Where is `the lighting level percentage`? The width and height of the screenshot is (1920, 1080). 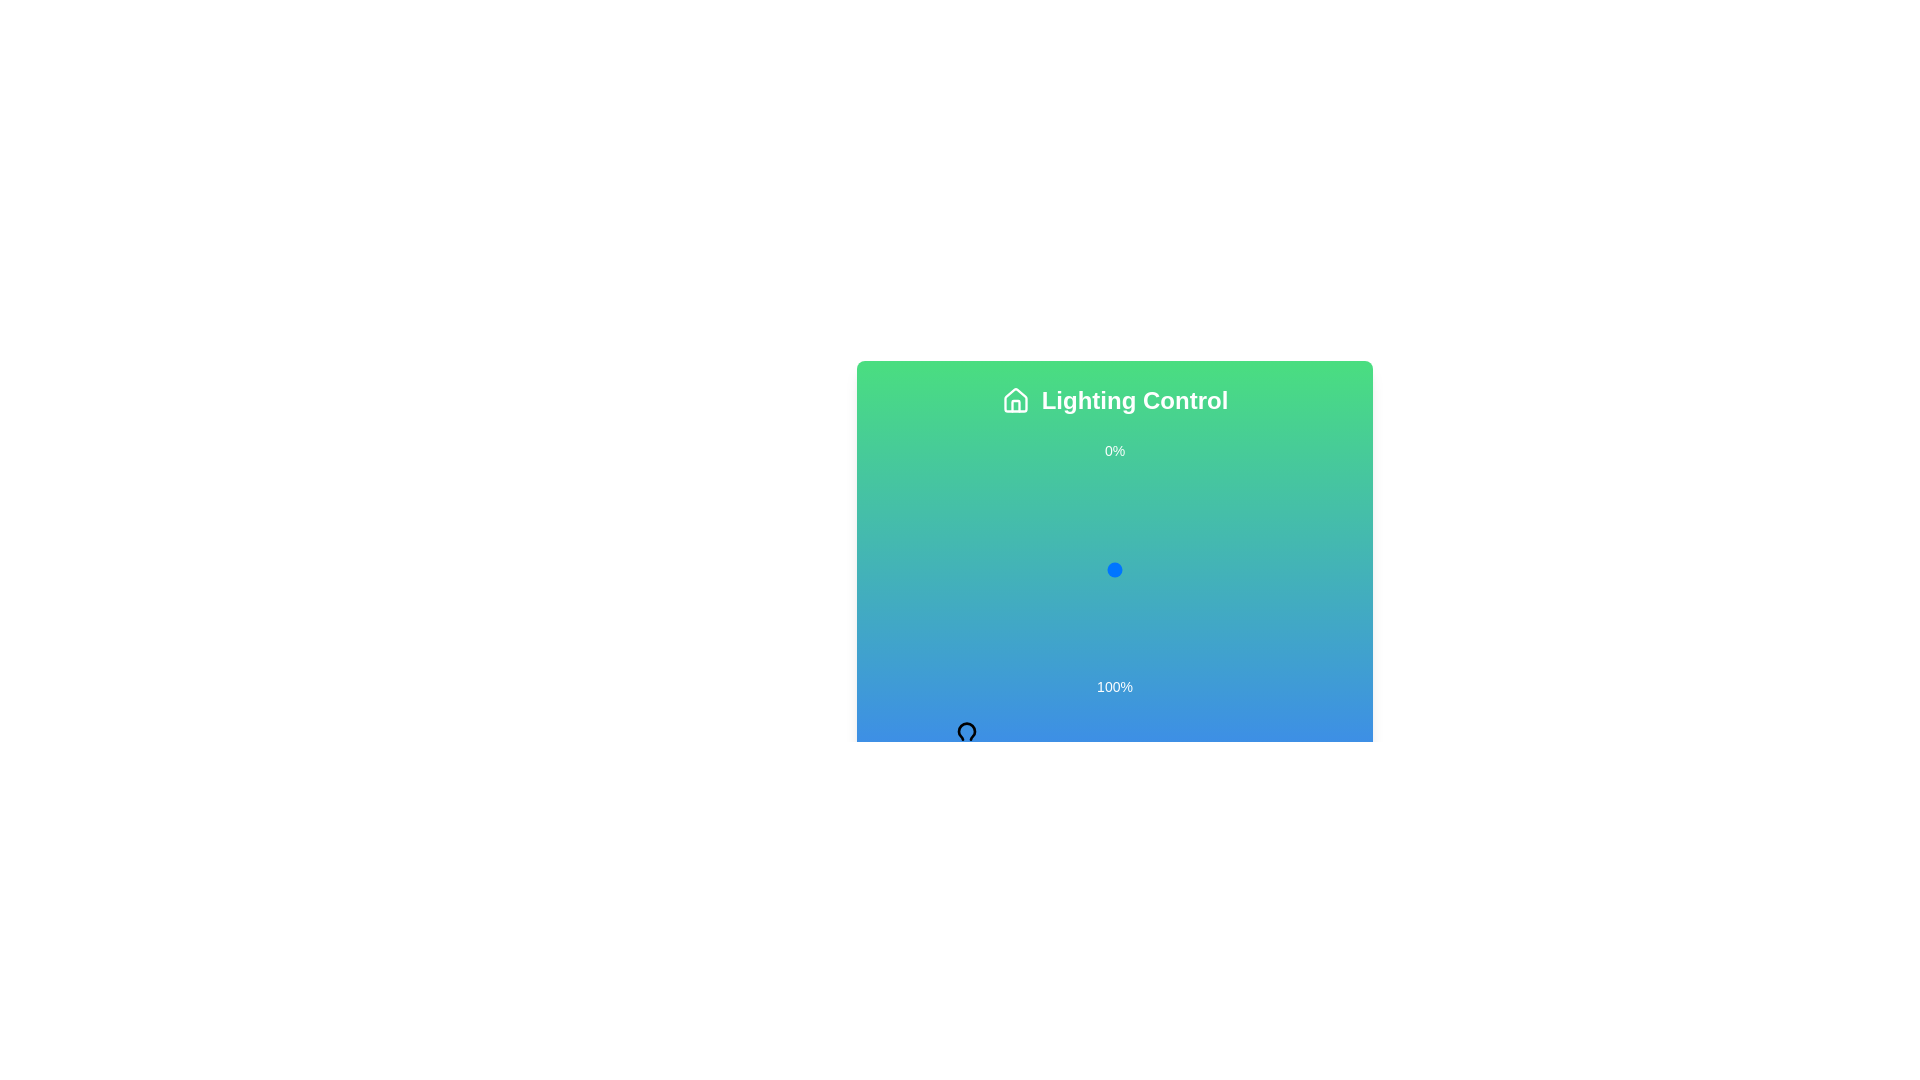
the lighting level percentage is located at coordinates (1164, 569).